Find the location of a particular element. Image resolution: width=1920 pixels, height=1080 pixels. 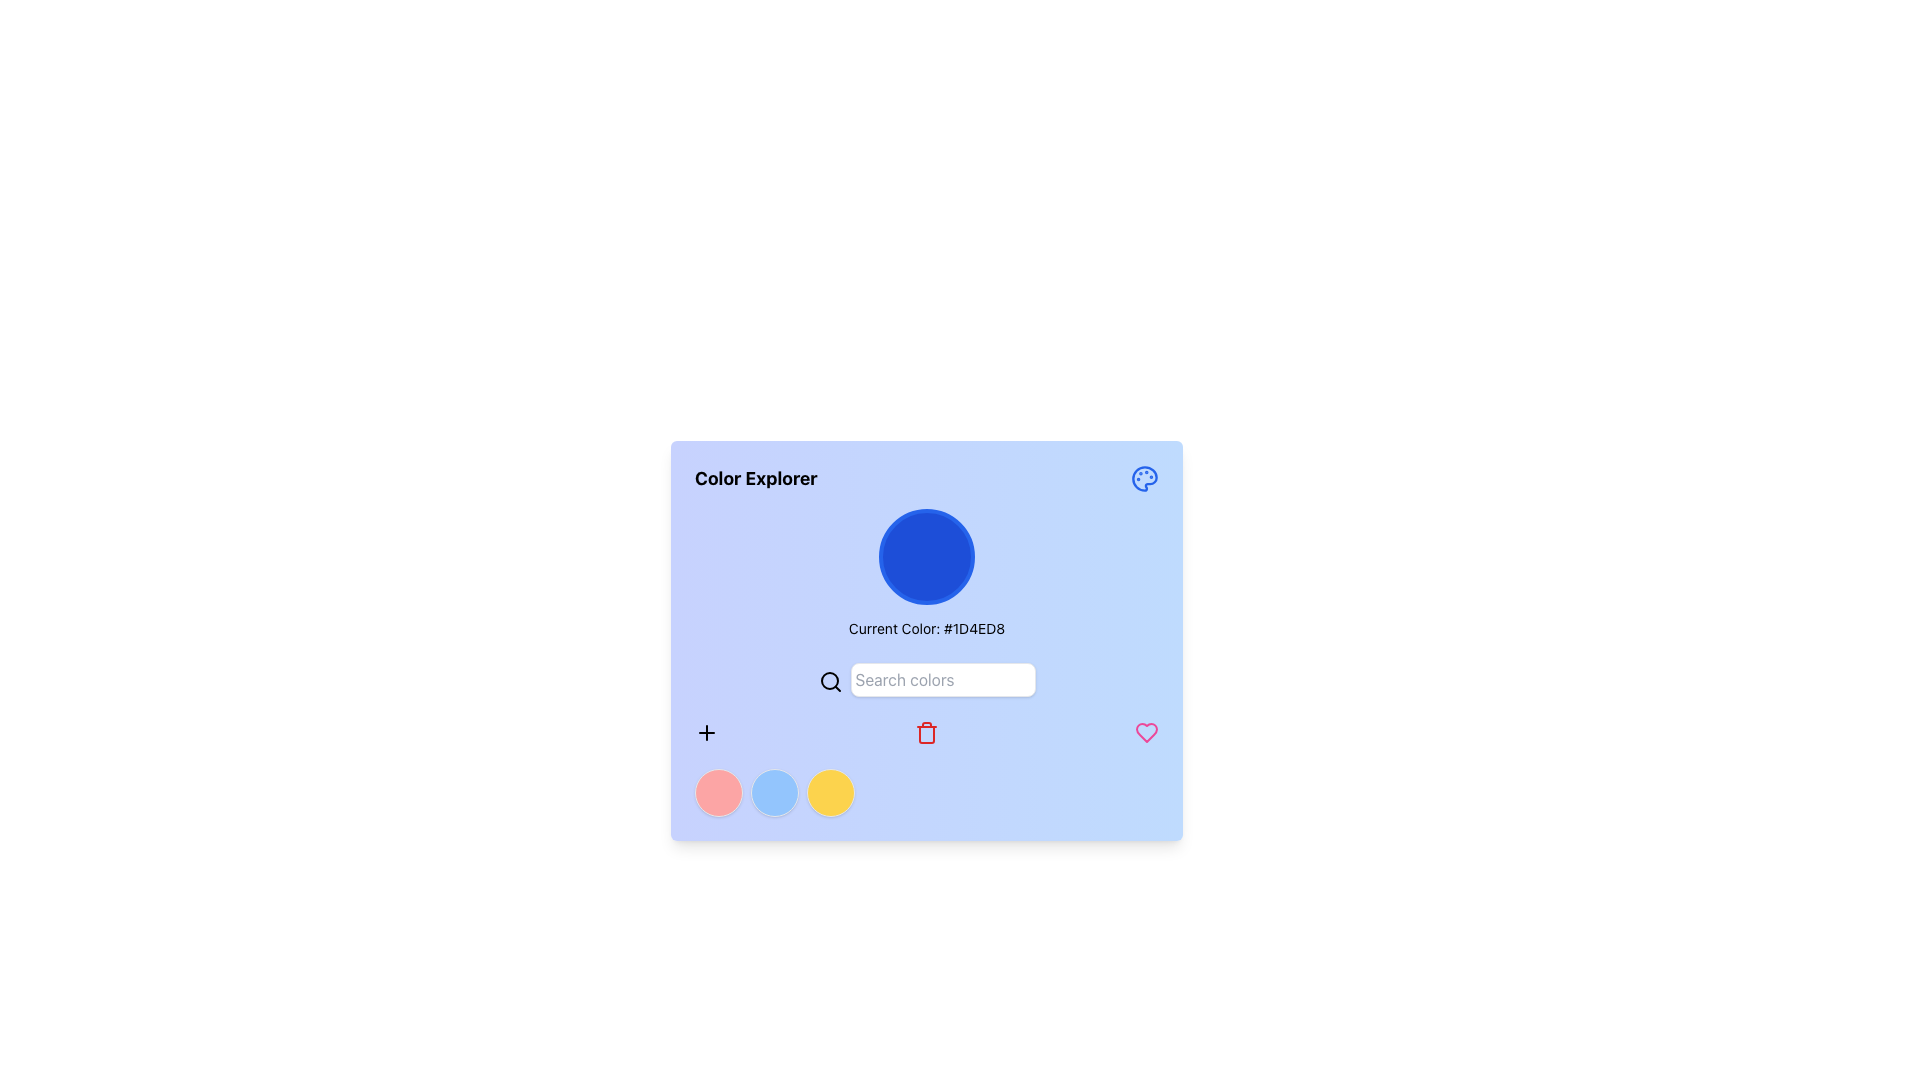

the circular button with a light blue background located in the 'Color Explorer' section is located at coordinates (773, 792).